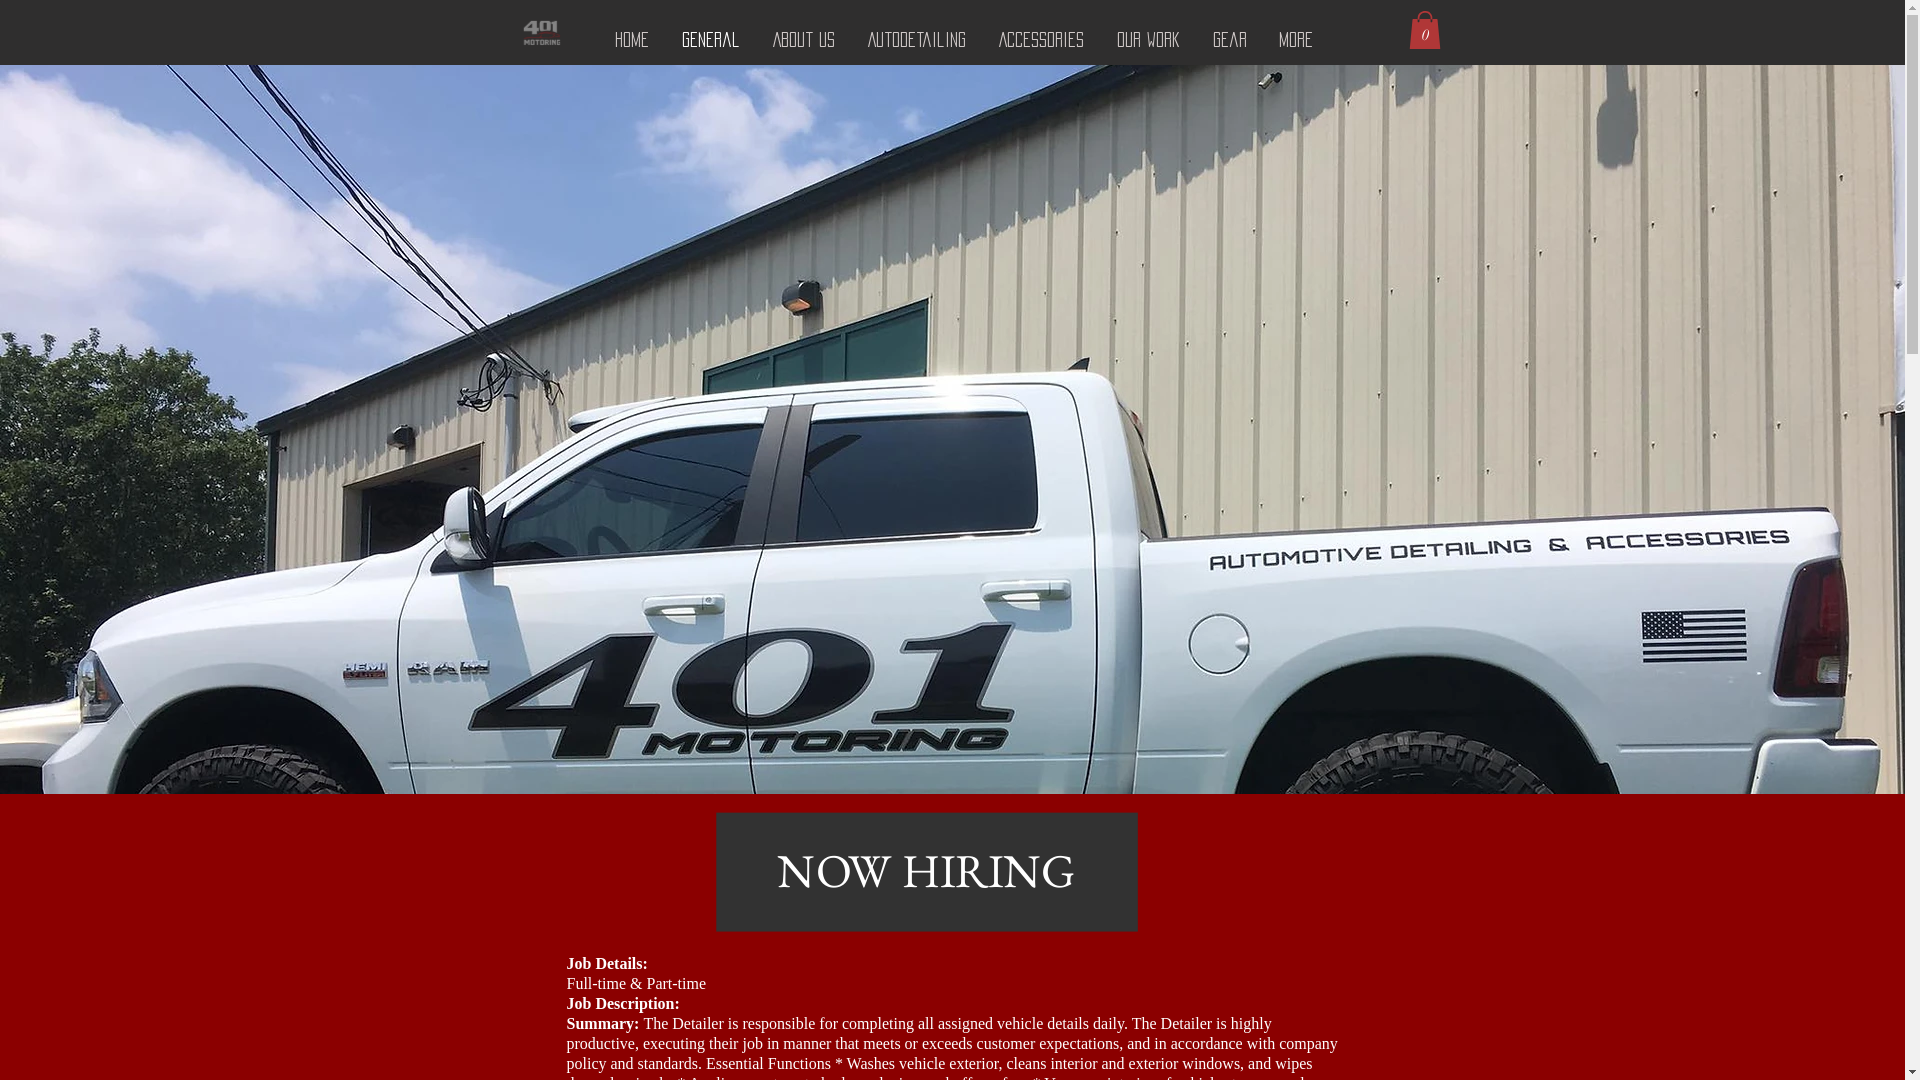 The image size is (1920, 1080). What do you see at coordinates (630, 39) in the screenshot?
I see `'Home'` at bounding box center [630, 39].